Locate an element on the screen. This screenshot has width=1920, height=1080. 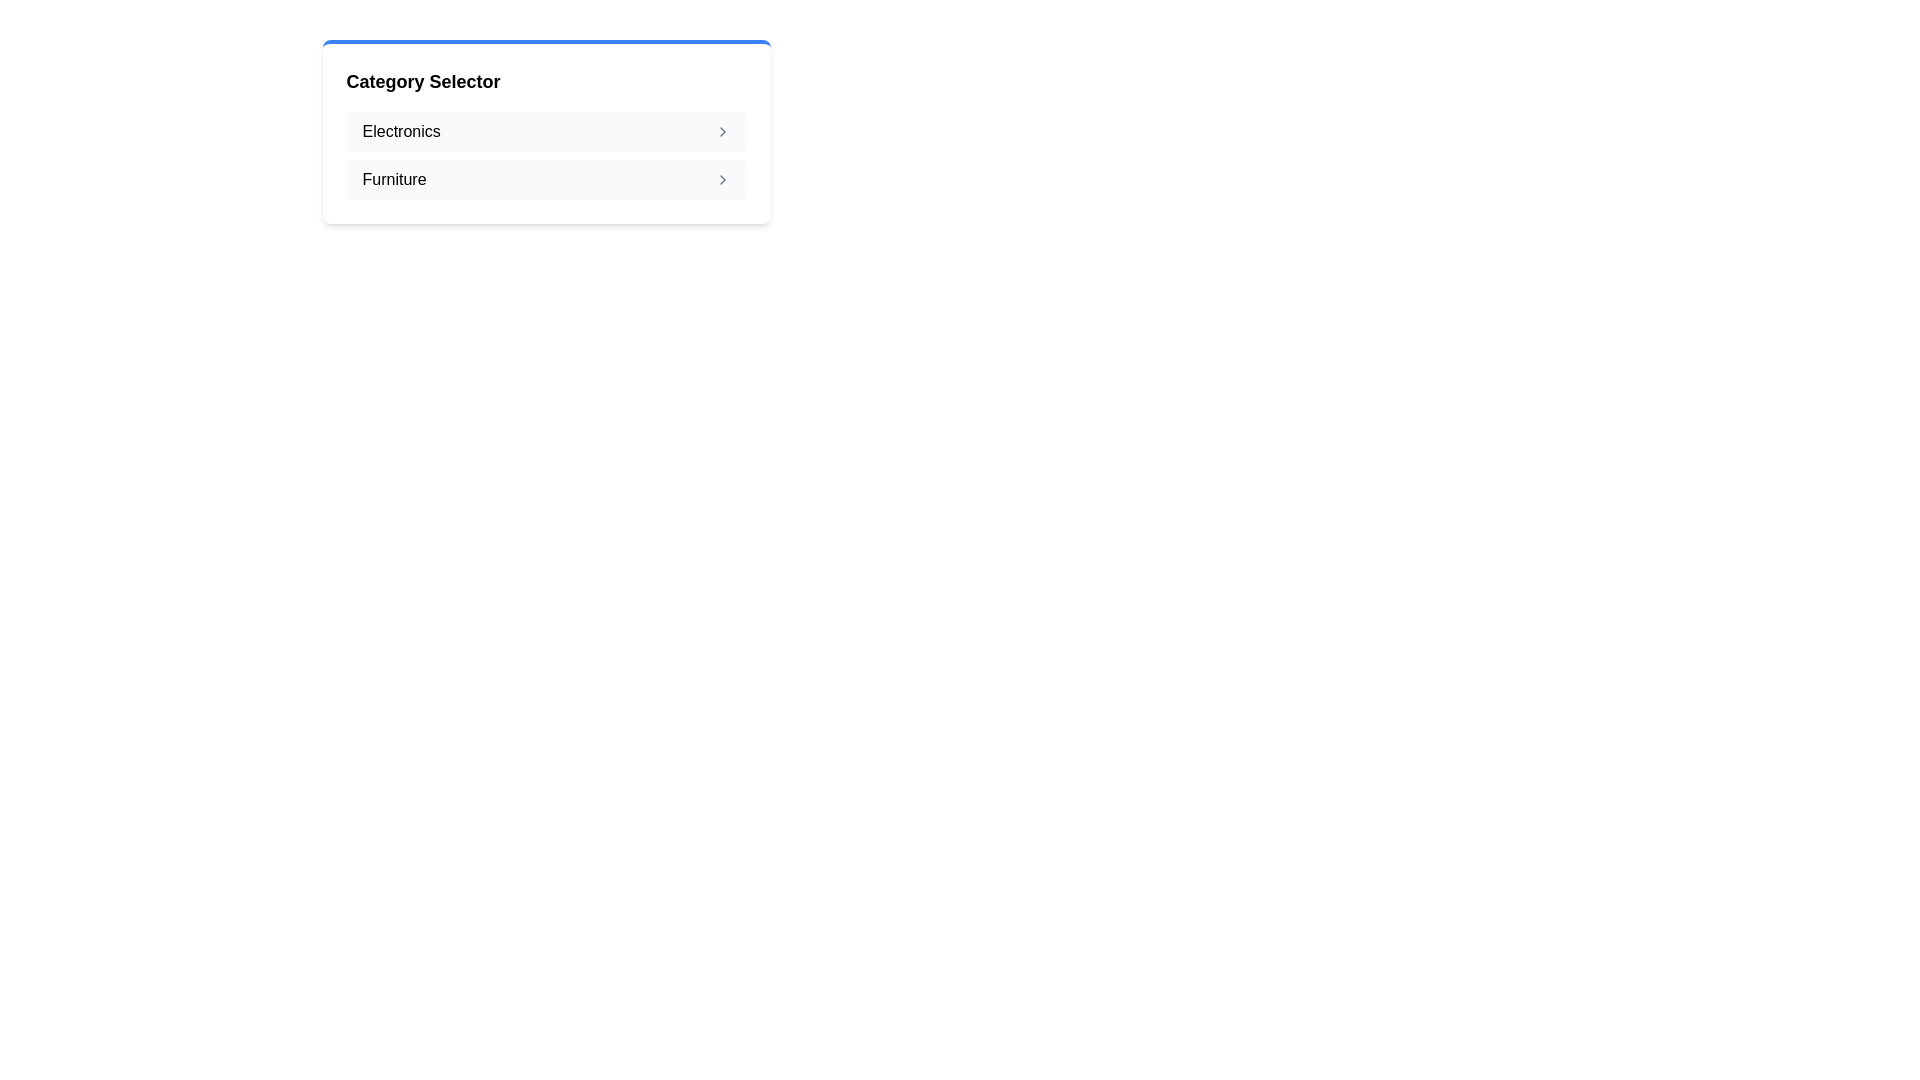
text from the 'Furniture' category label located in the second row of the Category Selector panel is located at coordinates (394, 180).